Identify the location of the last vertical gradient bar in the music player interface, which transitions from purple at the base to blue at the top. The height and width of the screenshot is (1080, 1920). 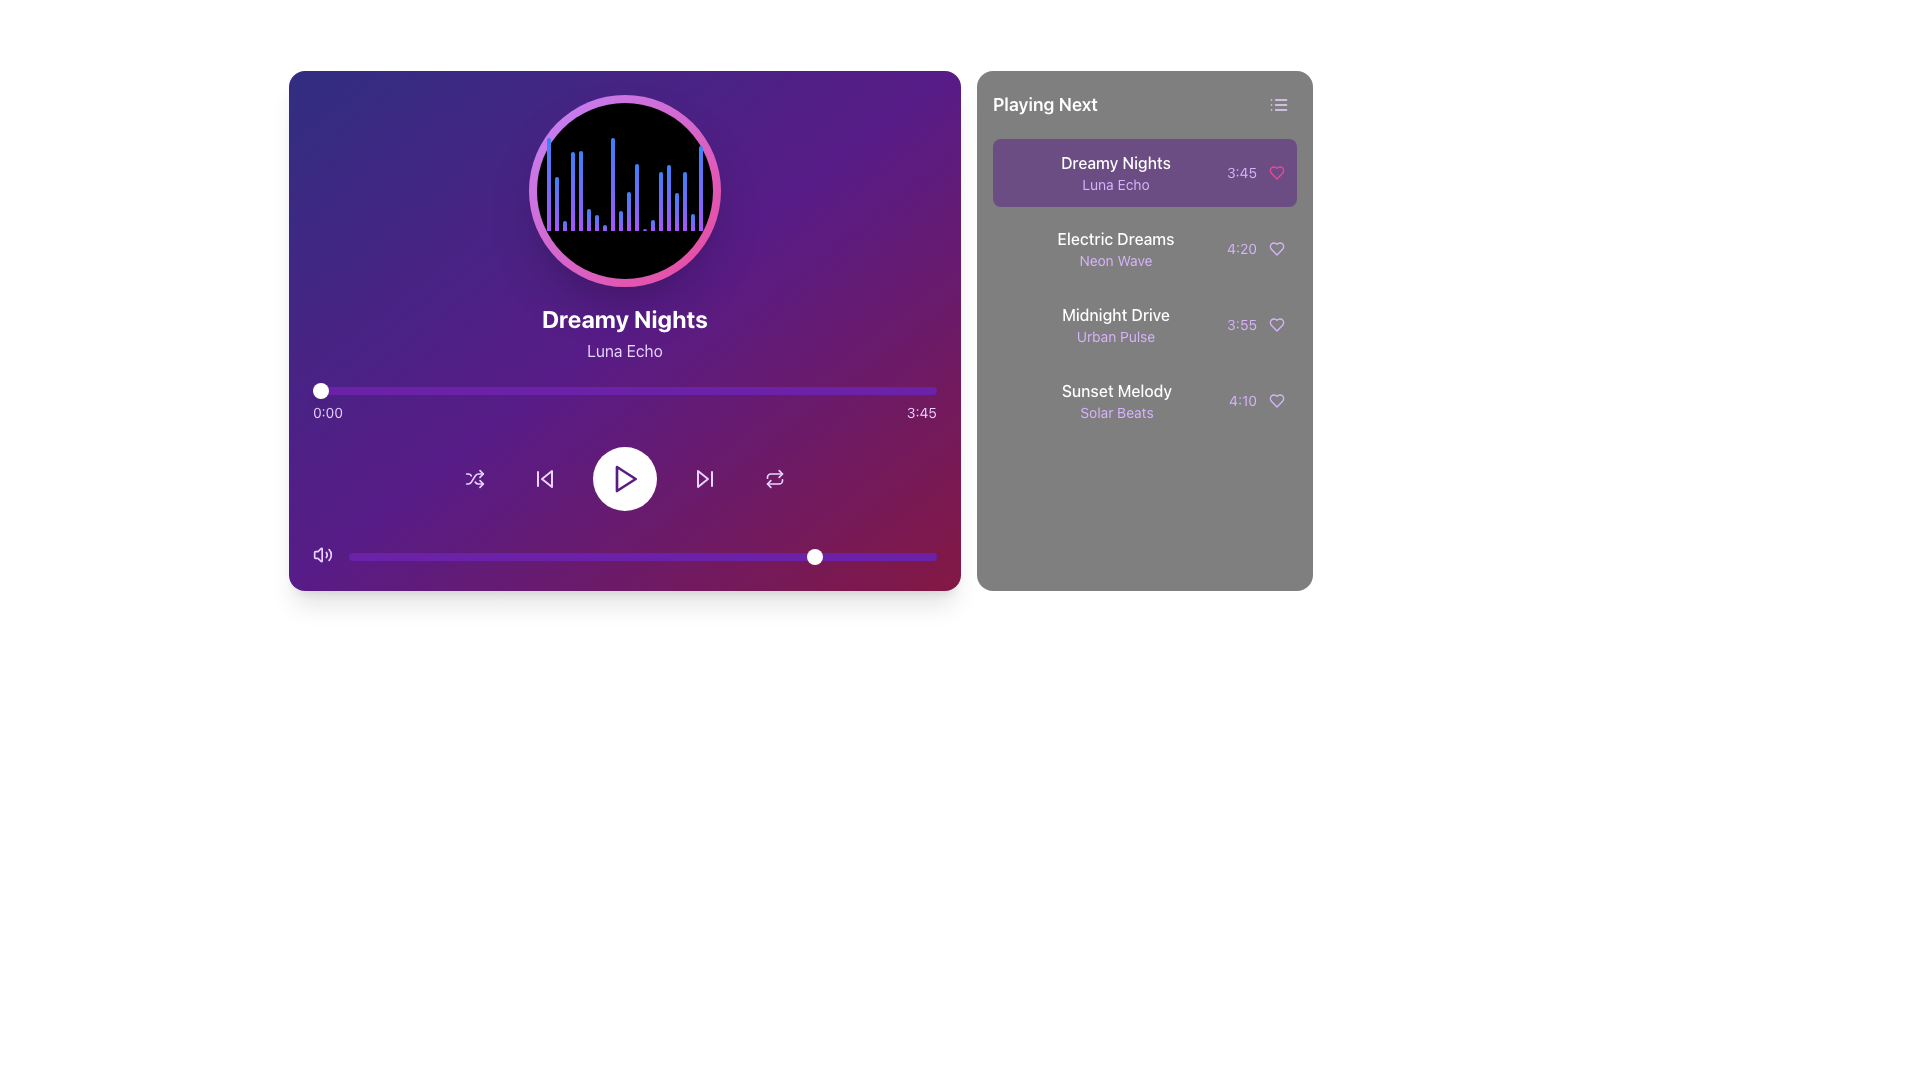
(700, 188).